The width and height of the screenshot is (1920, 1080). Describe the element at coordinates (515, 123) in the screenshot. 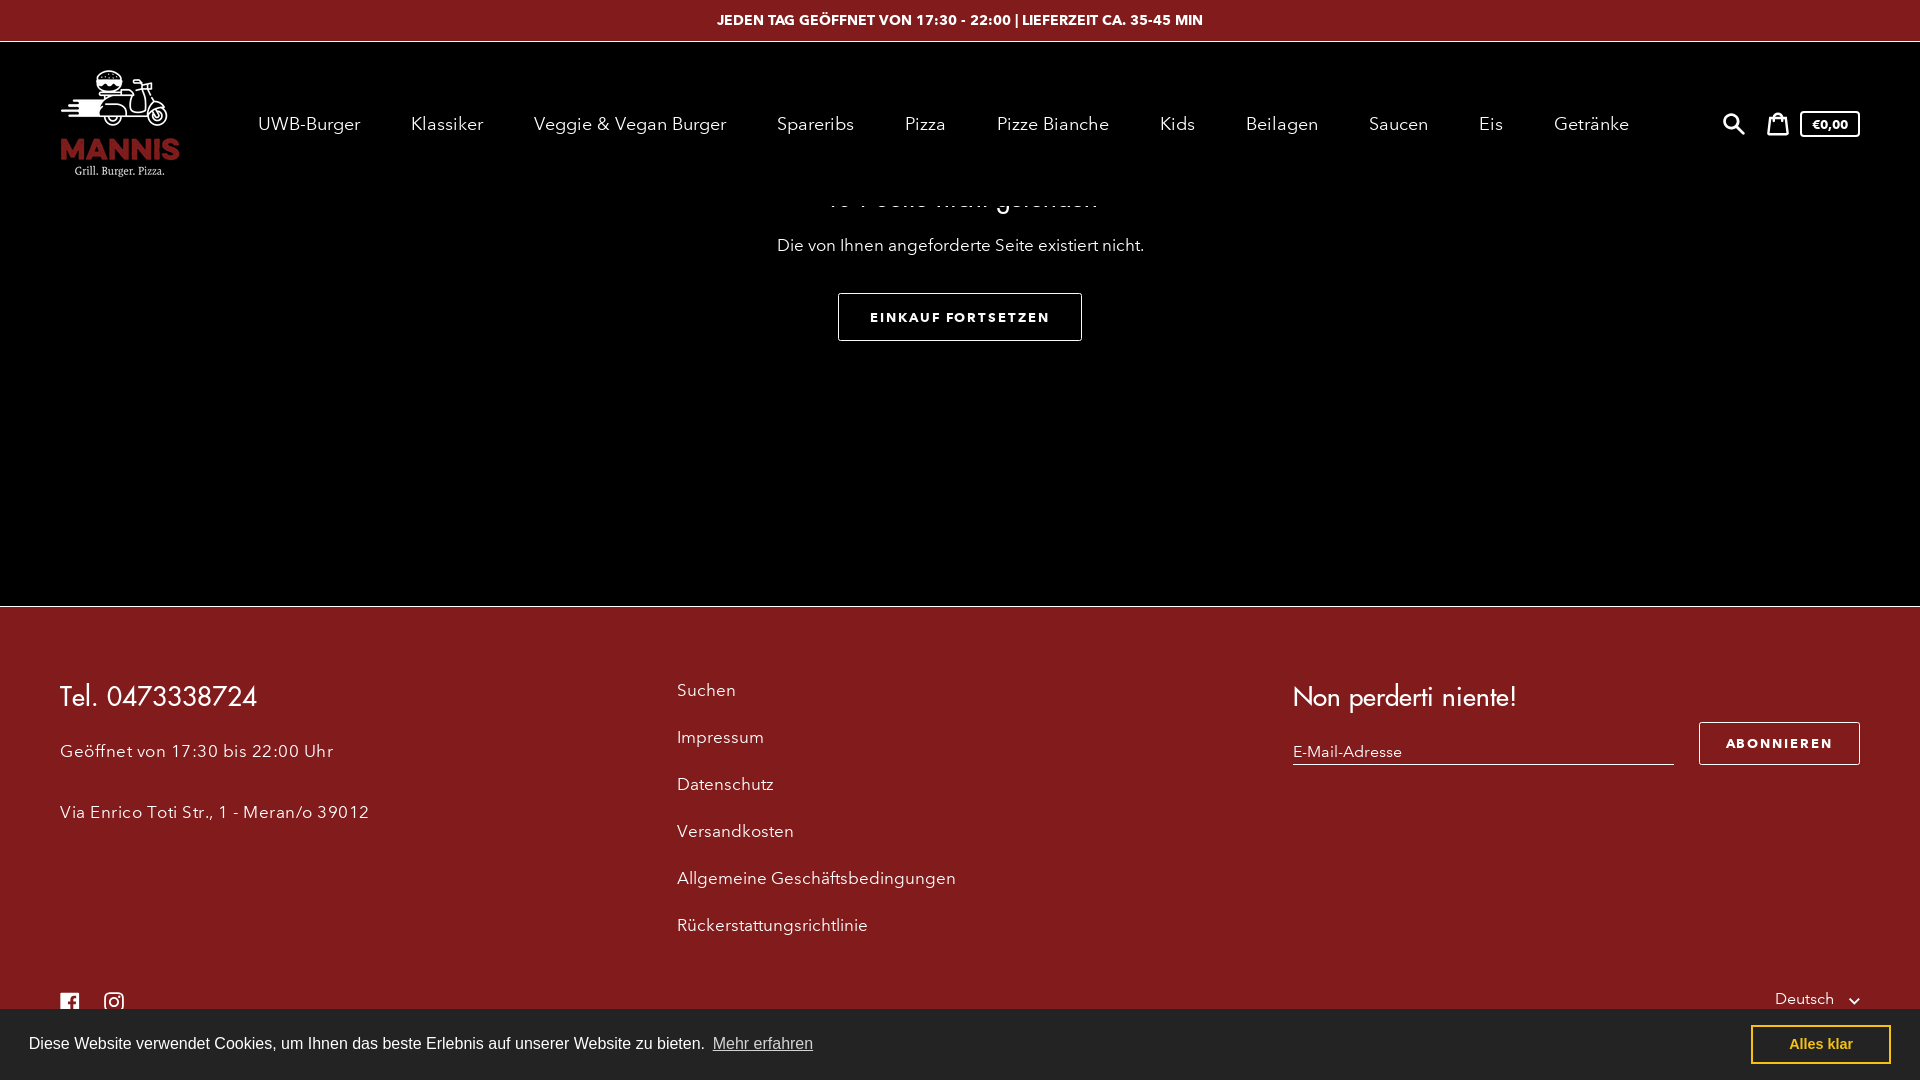

I see `'Veggie & Vegan Burger'` at that location.